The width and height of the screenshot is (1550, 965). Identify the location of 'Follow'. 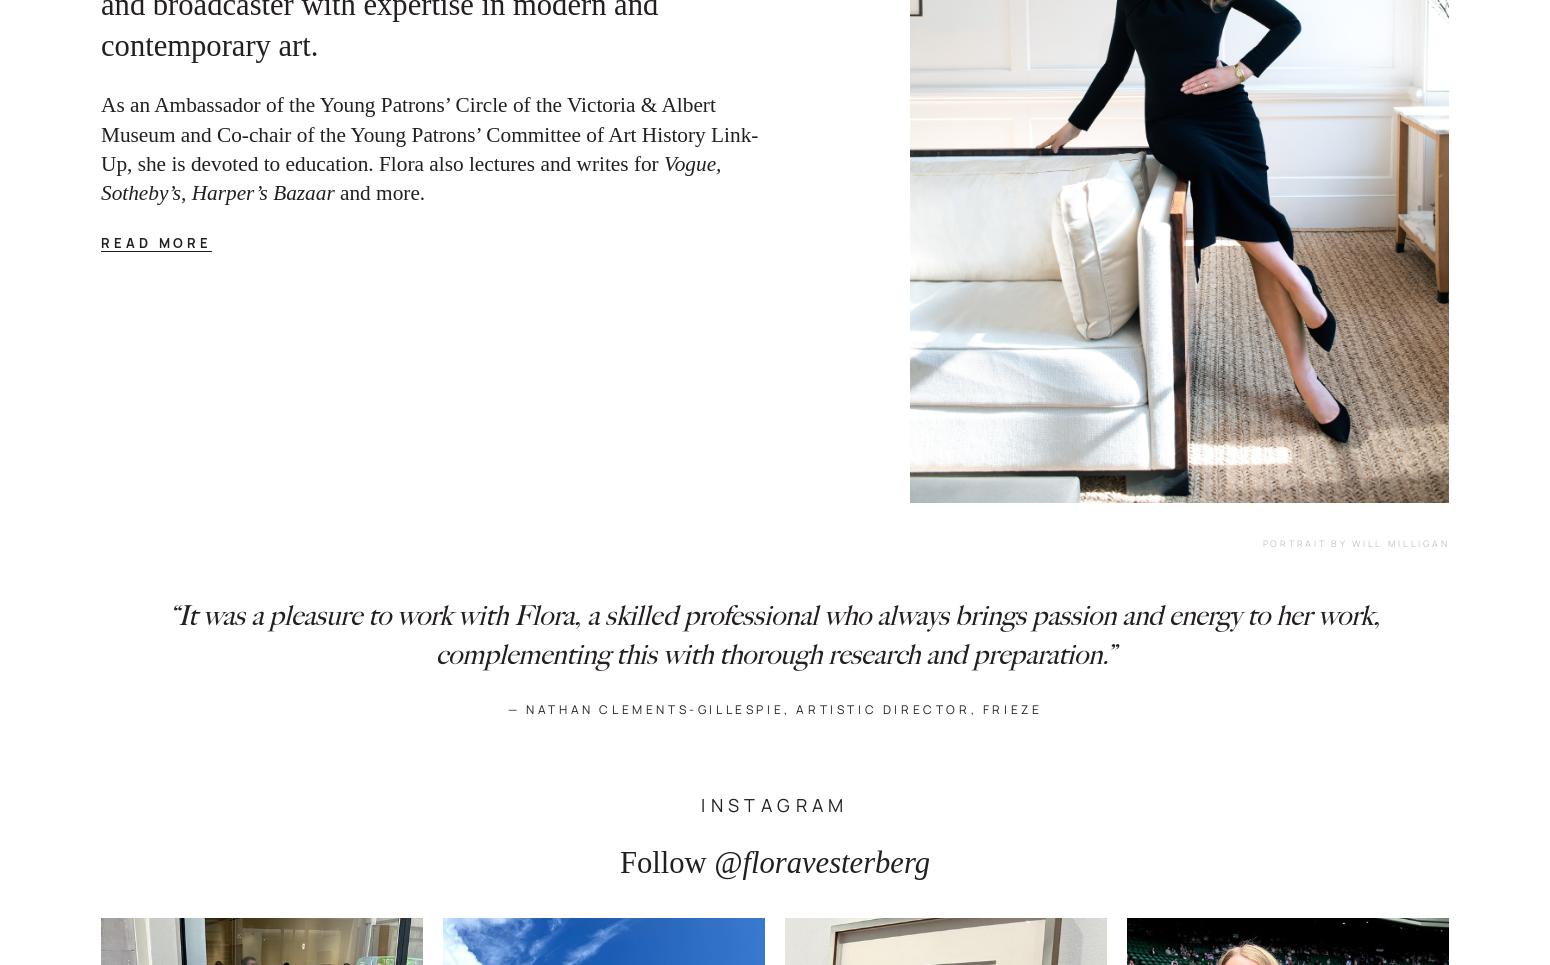
(661, 862).